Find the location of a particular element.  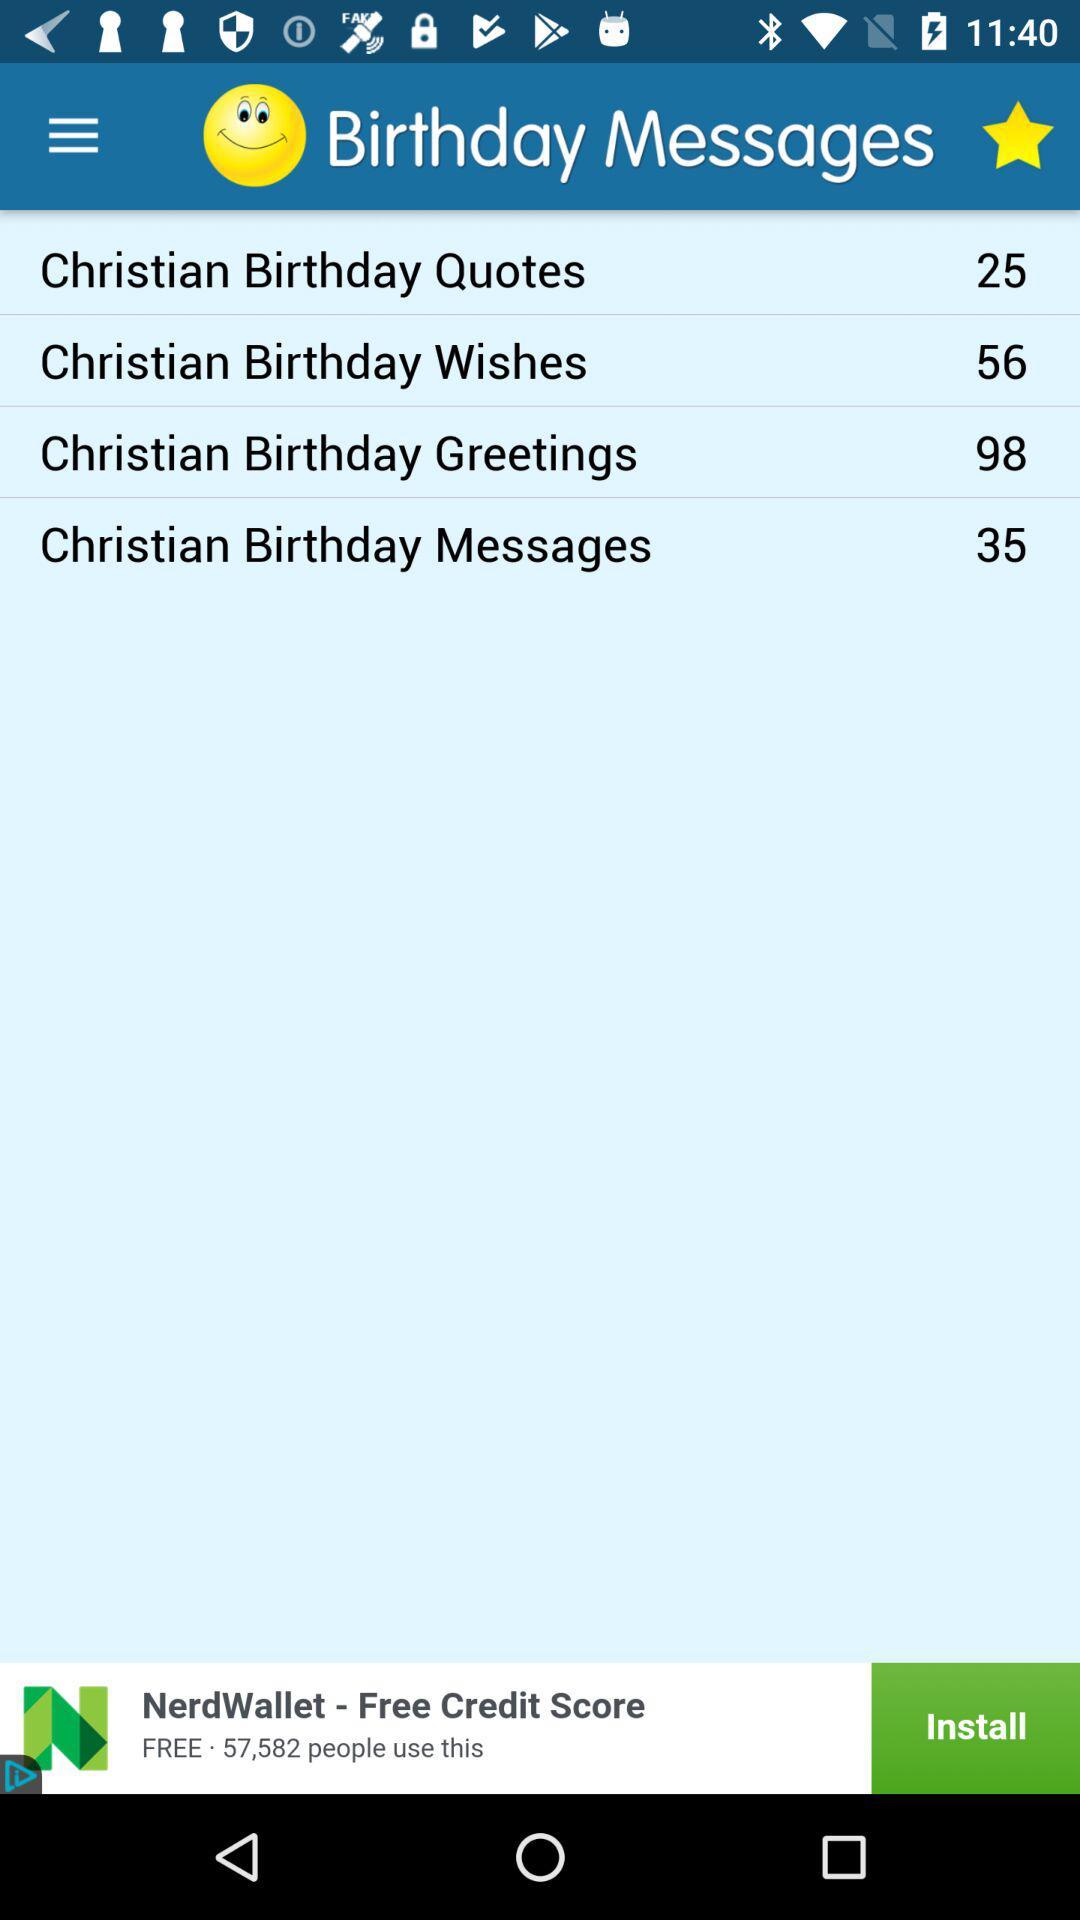

advertisement by google adsense is located at coordinates (540, 1727).